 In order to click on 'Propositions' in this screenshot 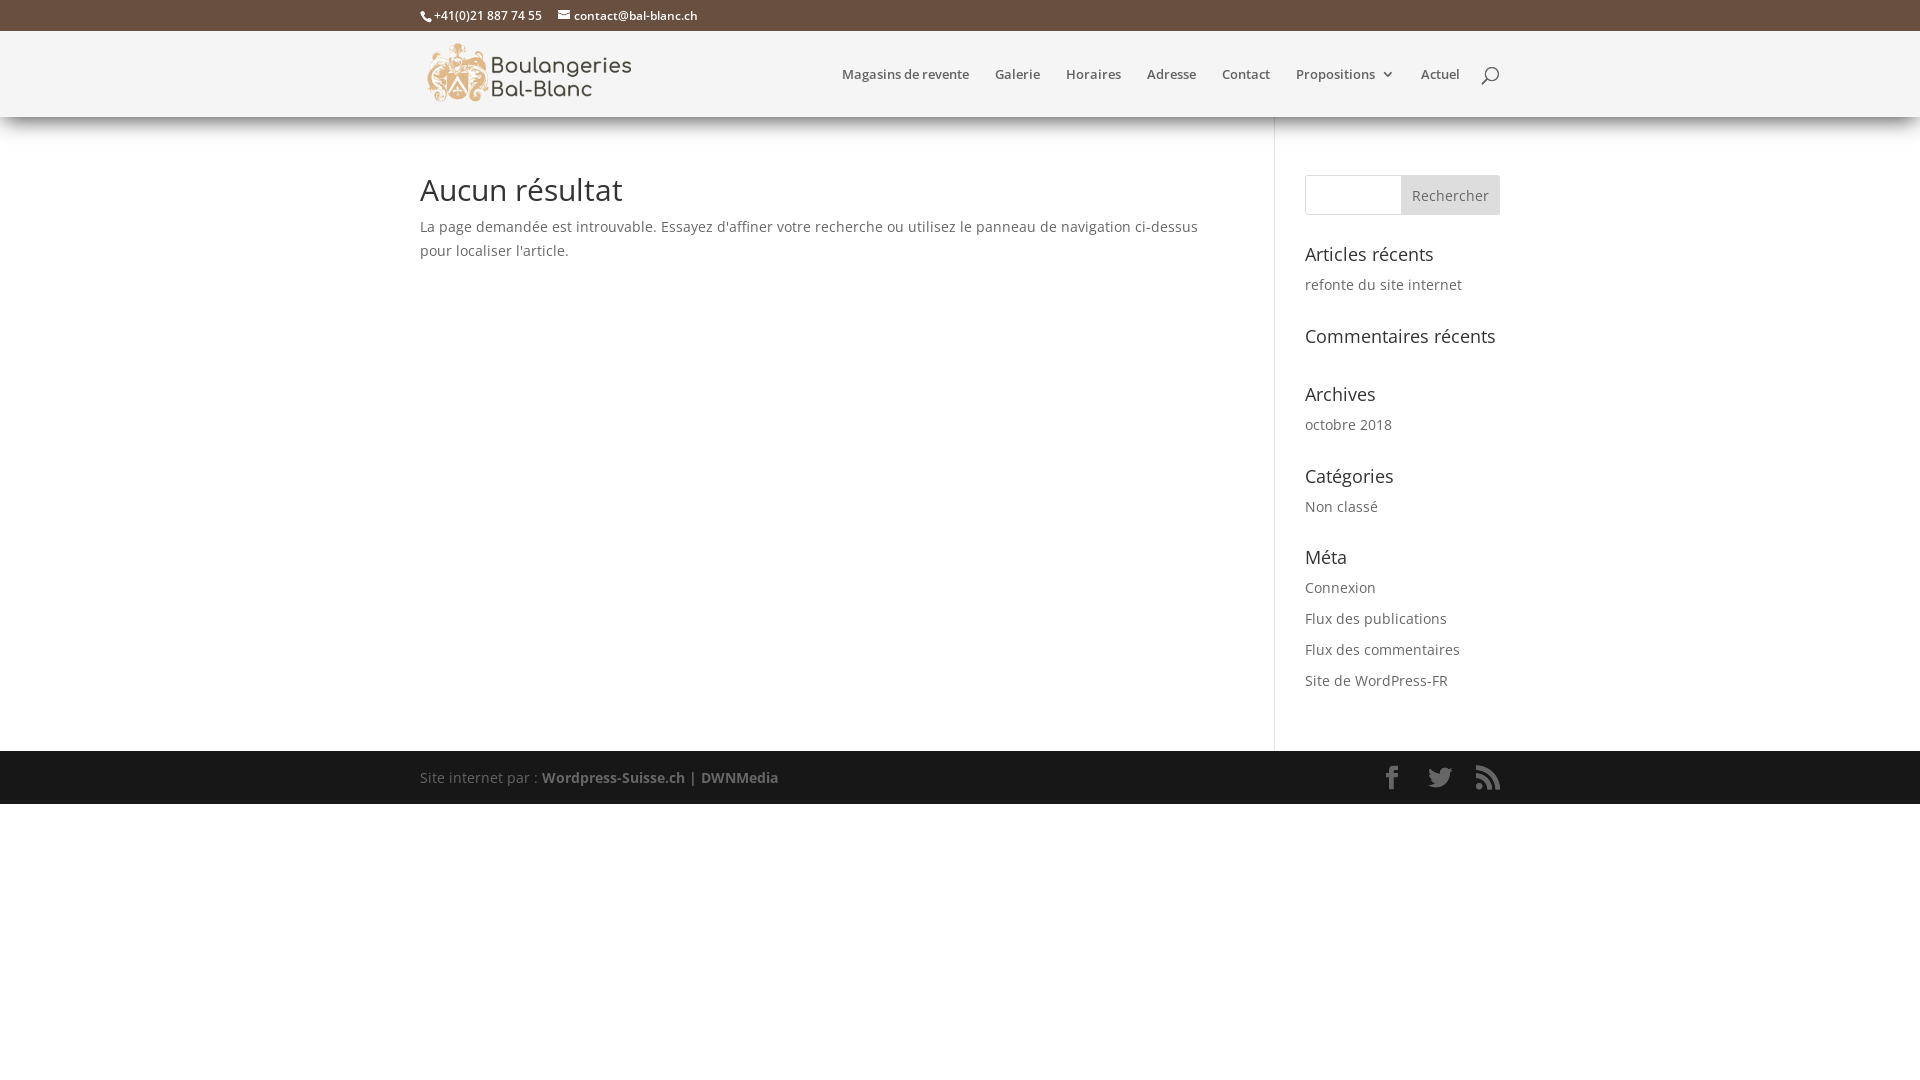, I will do `click(1345, 92)`.